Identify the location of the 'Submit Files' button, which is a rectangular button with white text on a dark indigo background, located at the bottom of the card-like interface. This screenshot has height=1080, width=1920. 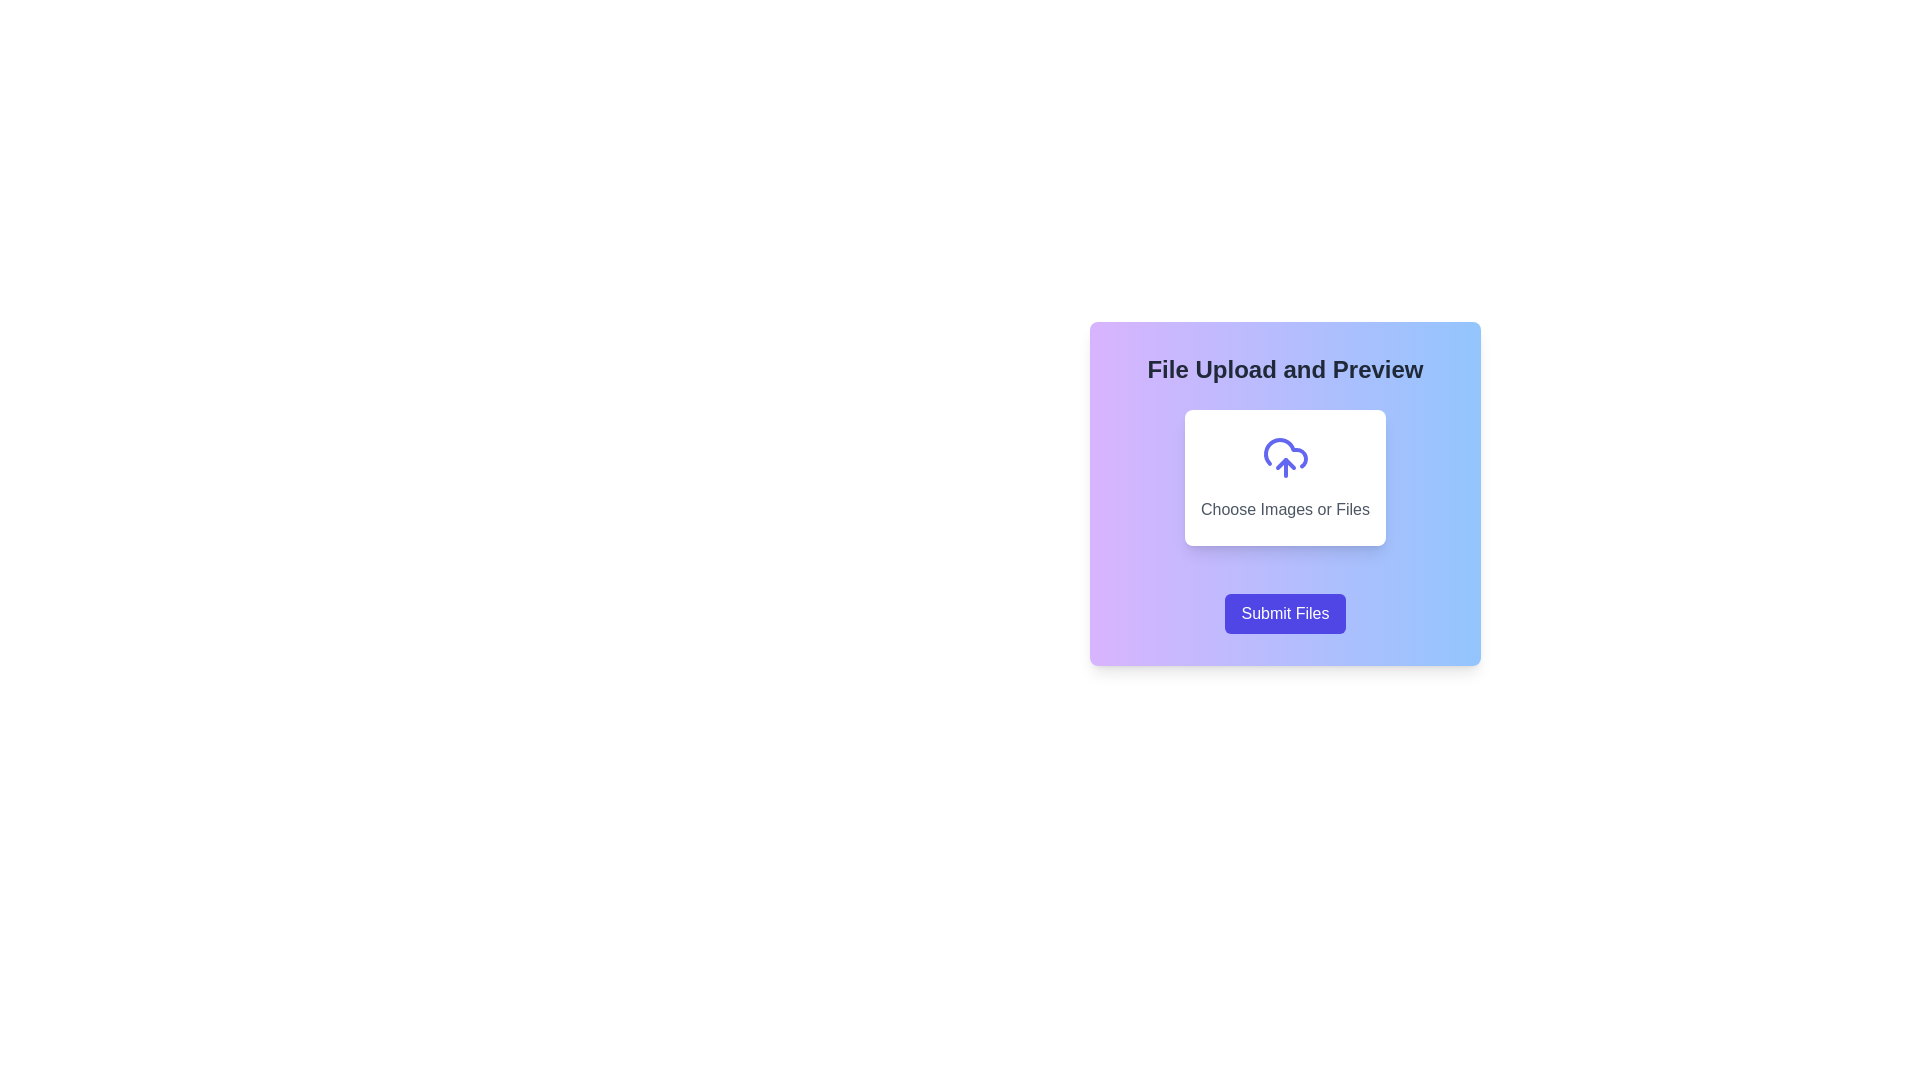
(1285, 612).